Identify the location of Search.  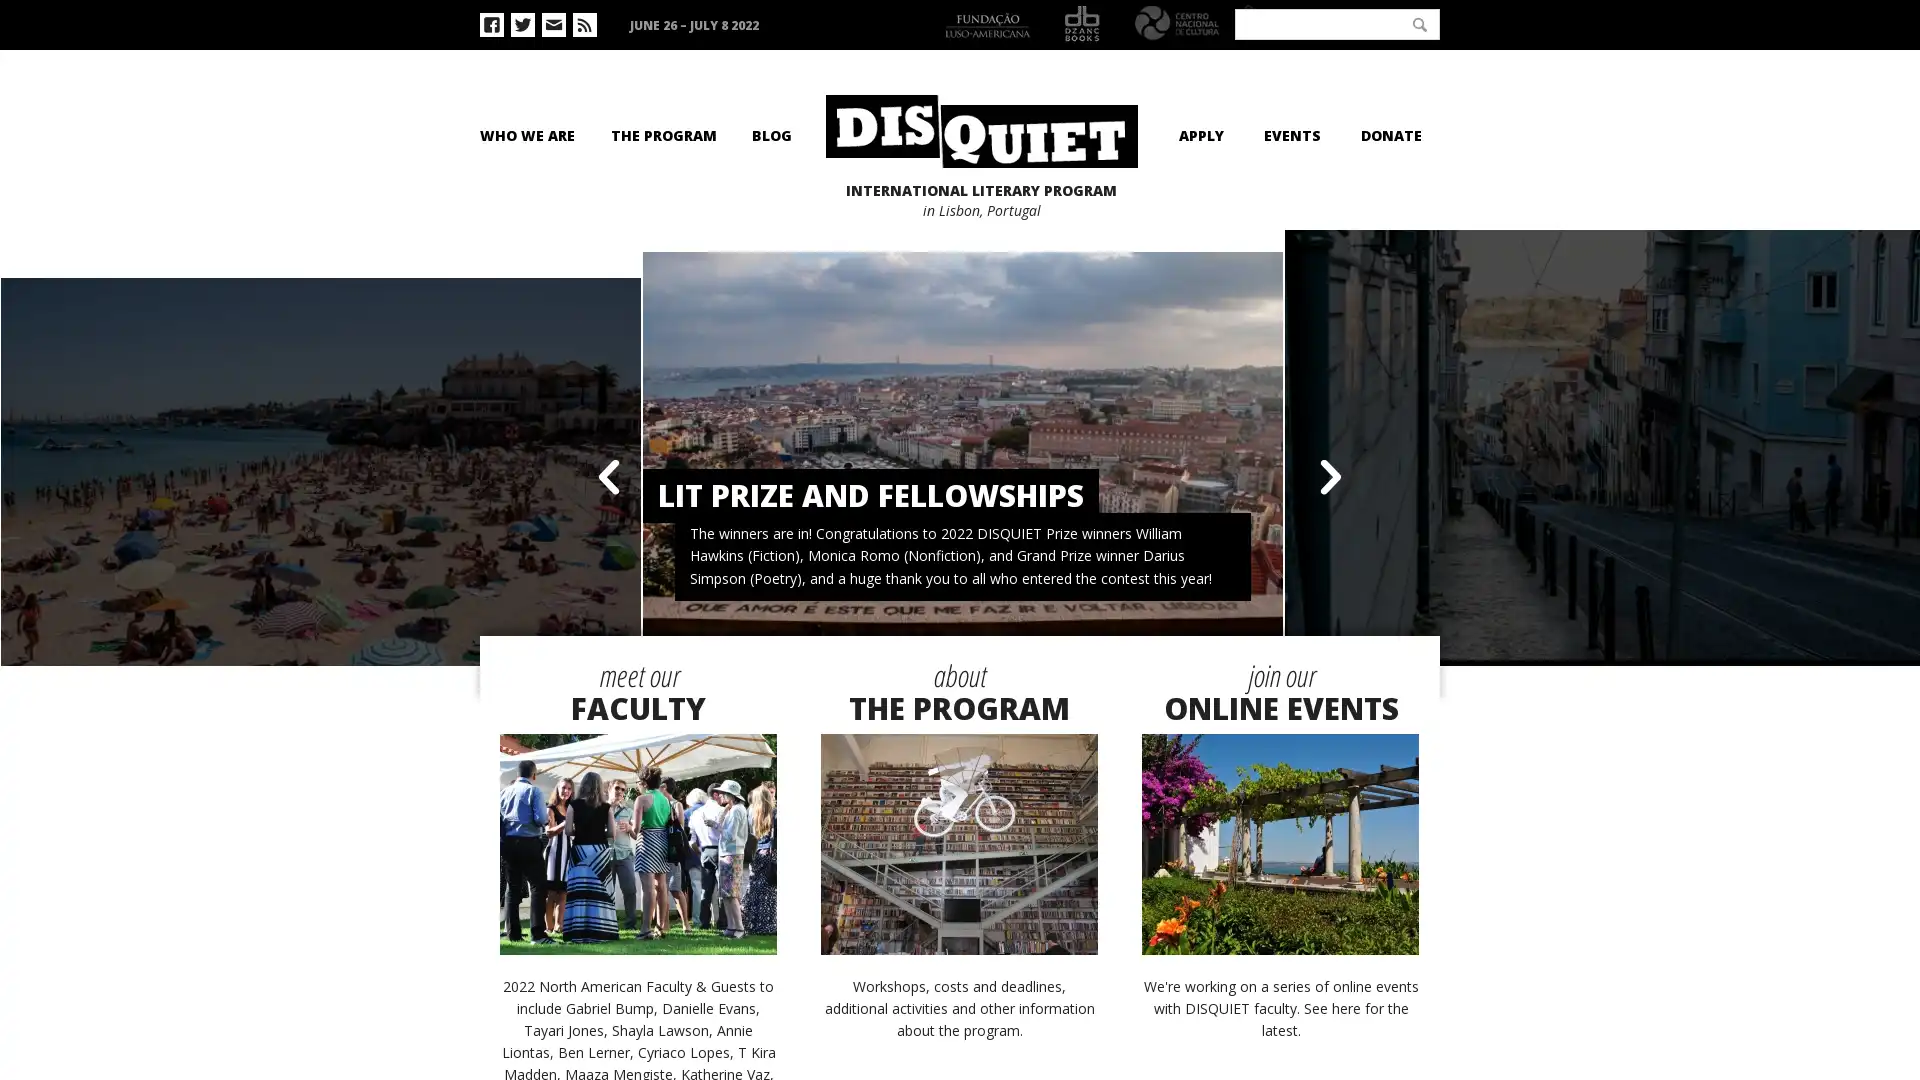
(1419, 23).